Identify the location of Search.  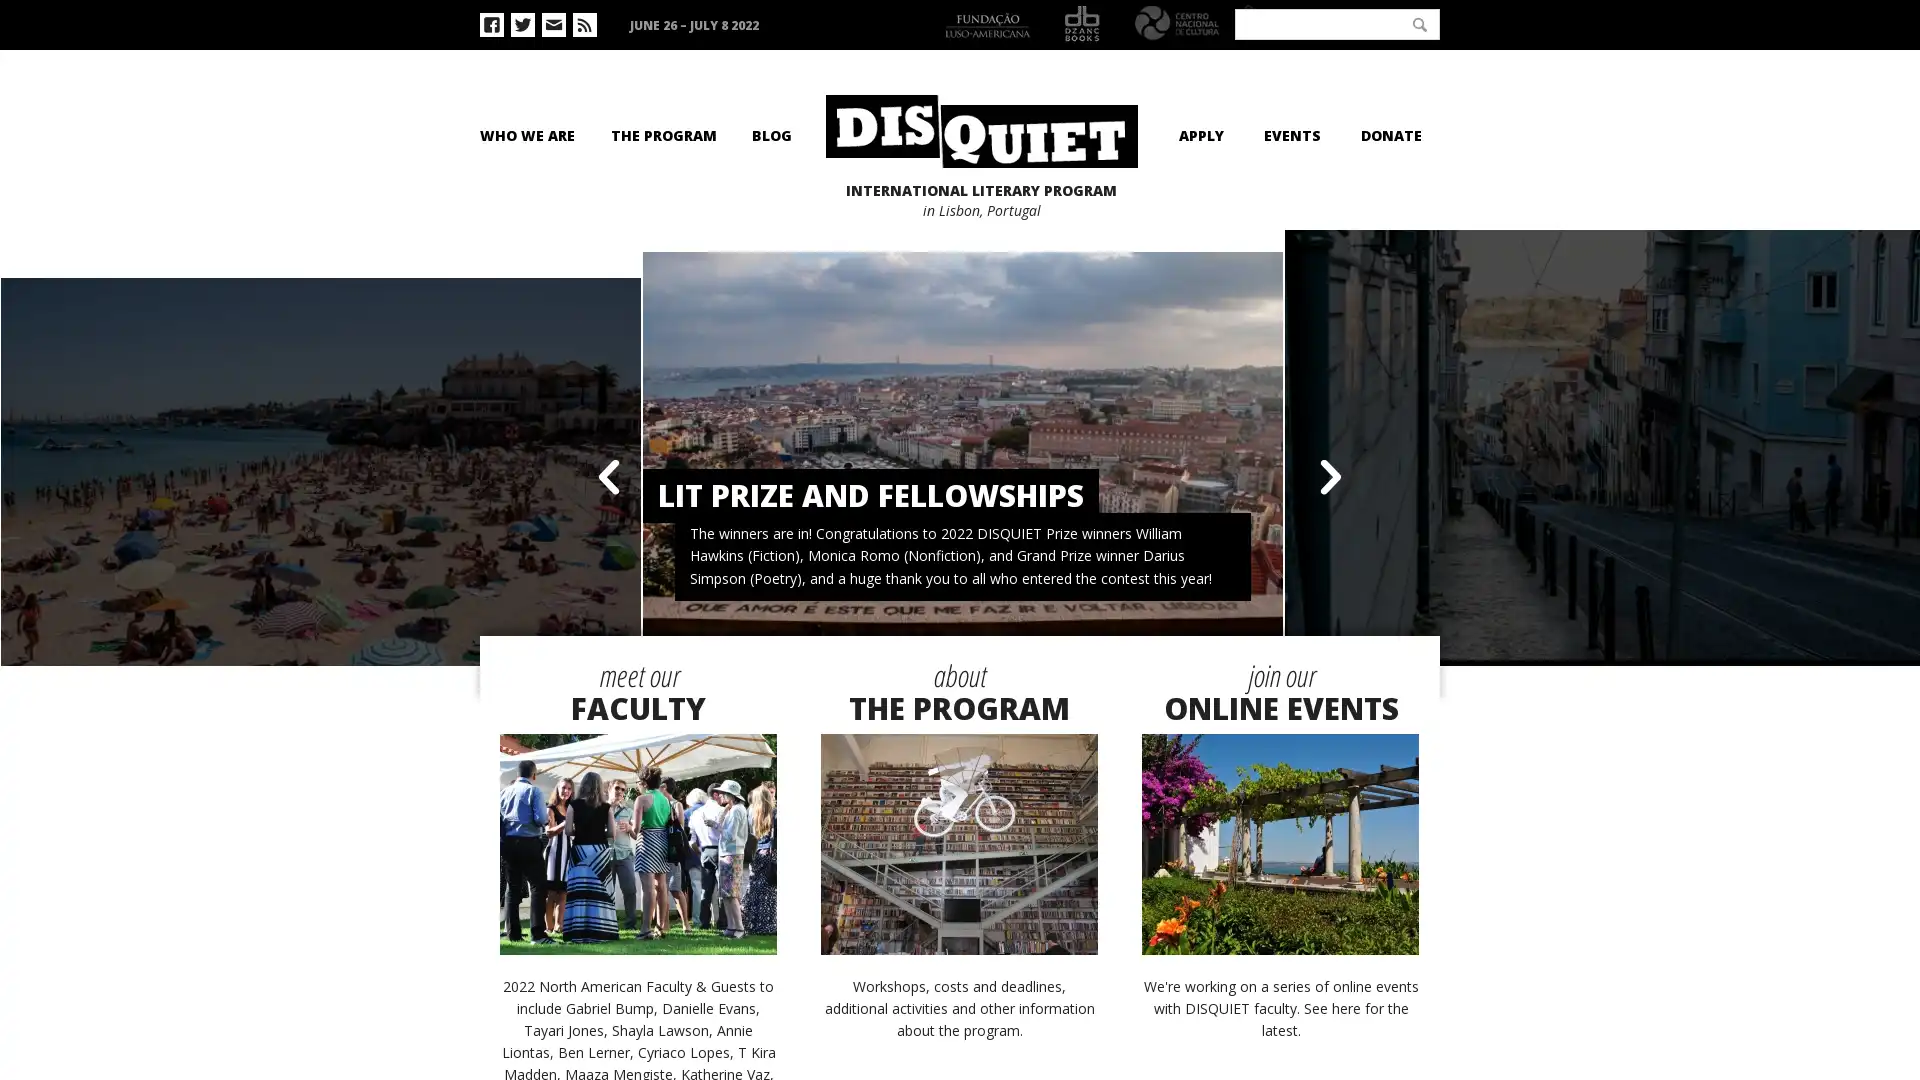
(1419, 23).